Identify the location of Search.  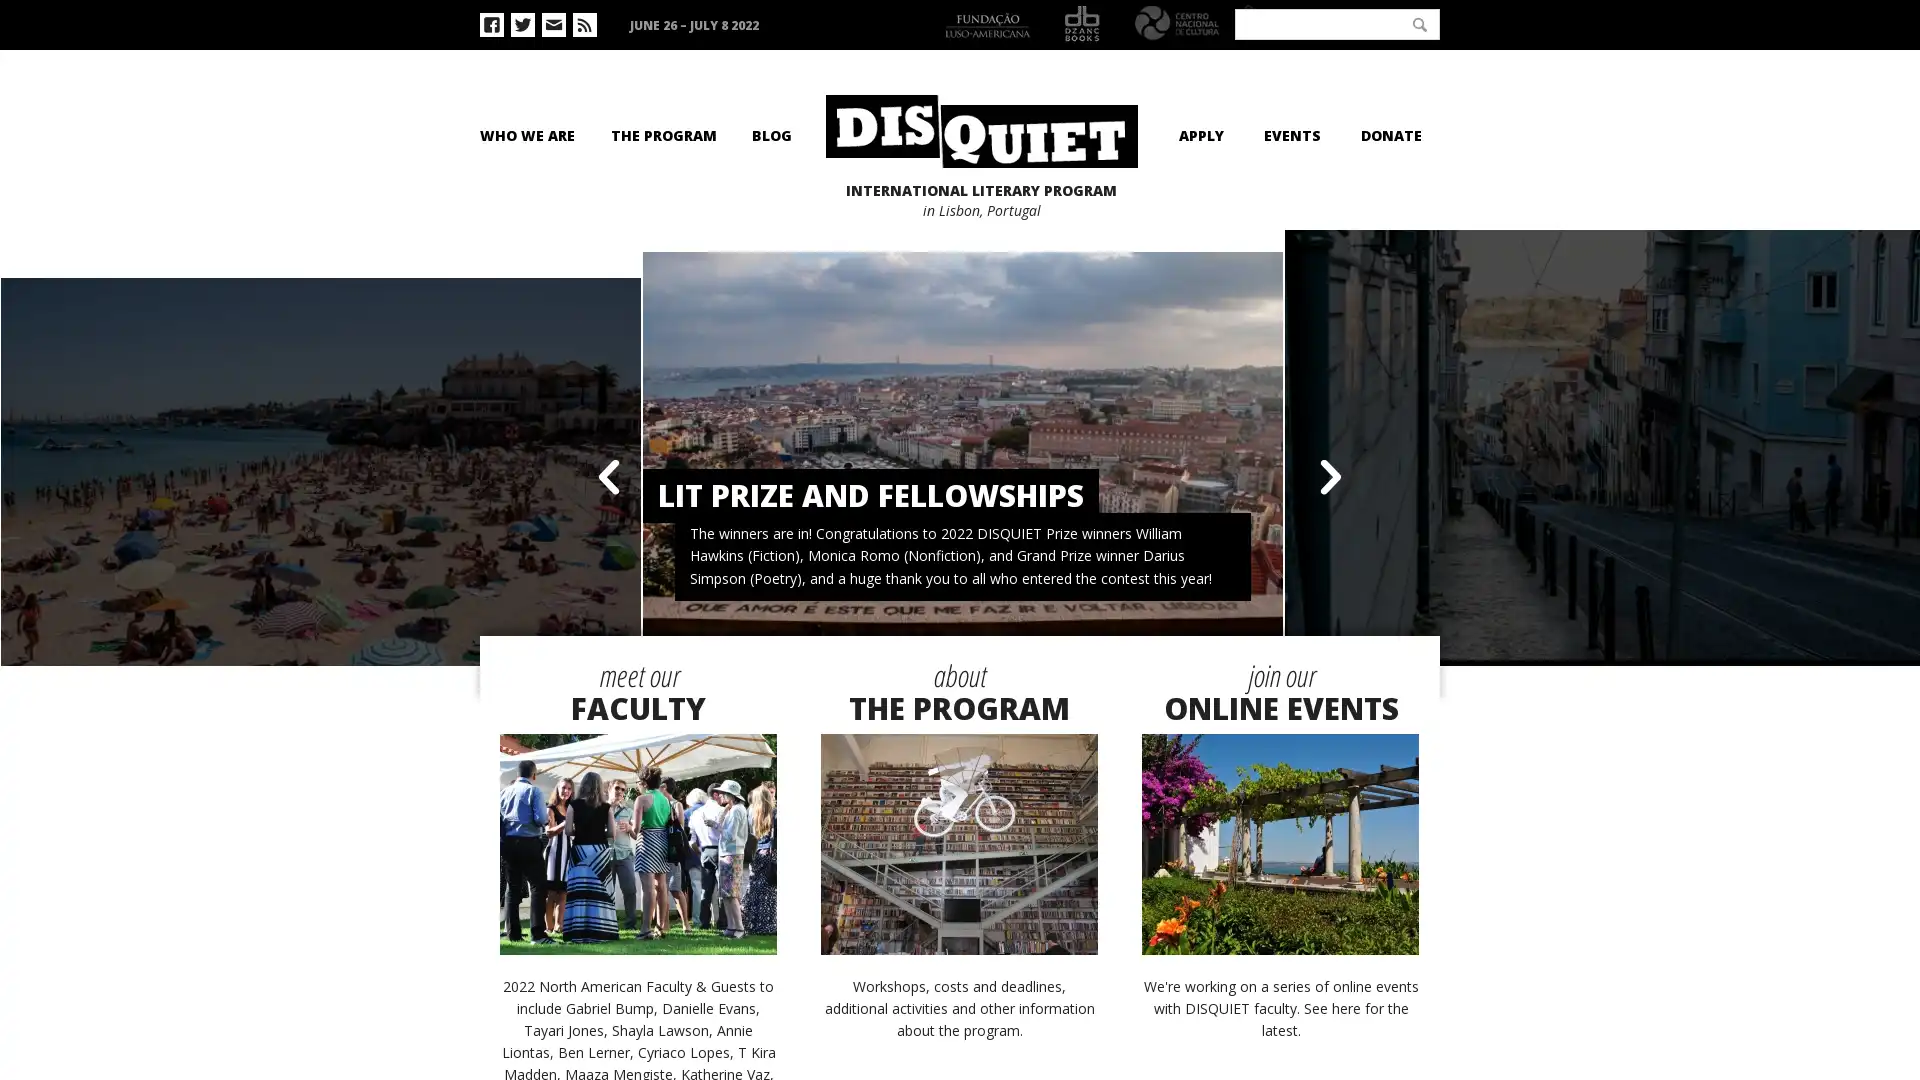
(1419, 23).